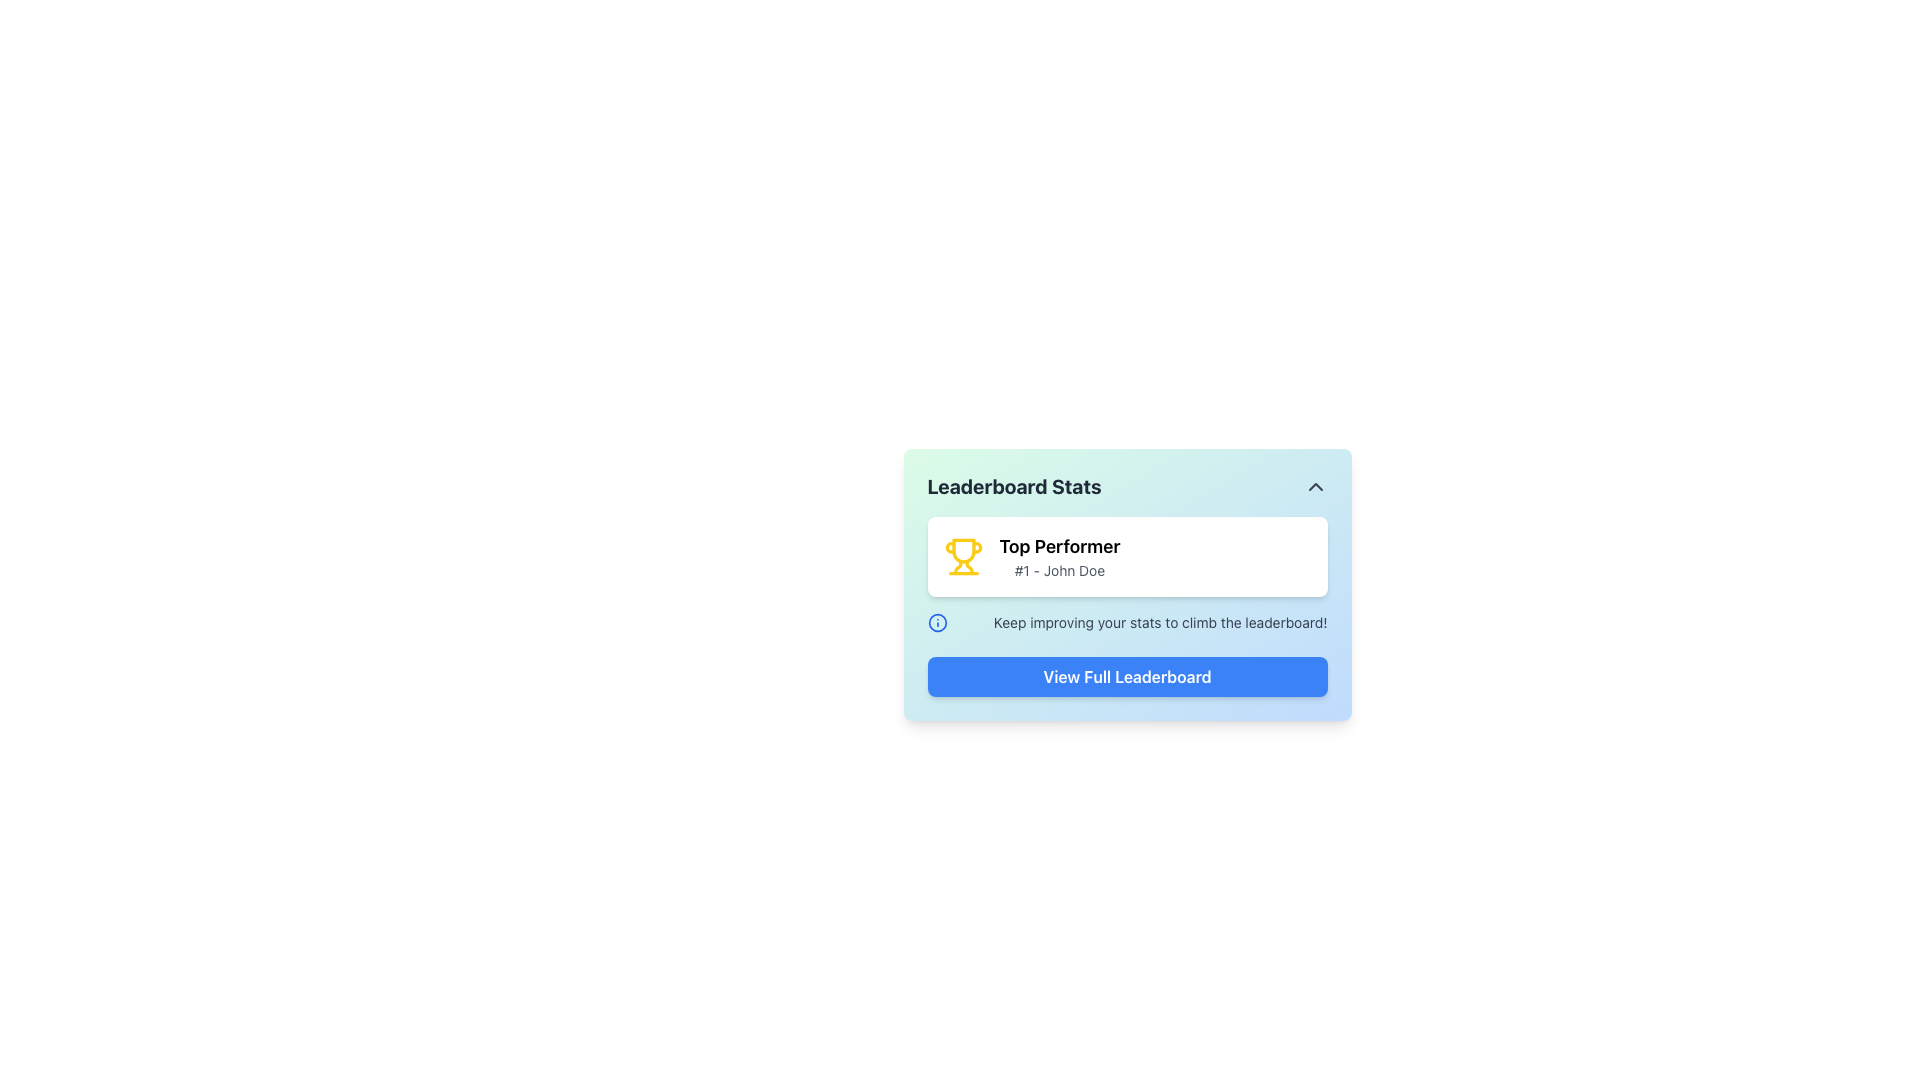 The width and height of the screenshot is (1920, 1080). What do you see at coordinates (1127, 574) in the screenshot?
I see `the Informative Section that provides information about the top performer within the 'Leaderboard Stats' card` at bounding box center [1127, 574].